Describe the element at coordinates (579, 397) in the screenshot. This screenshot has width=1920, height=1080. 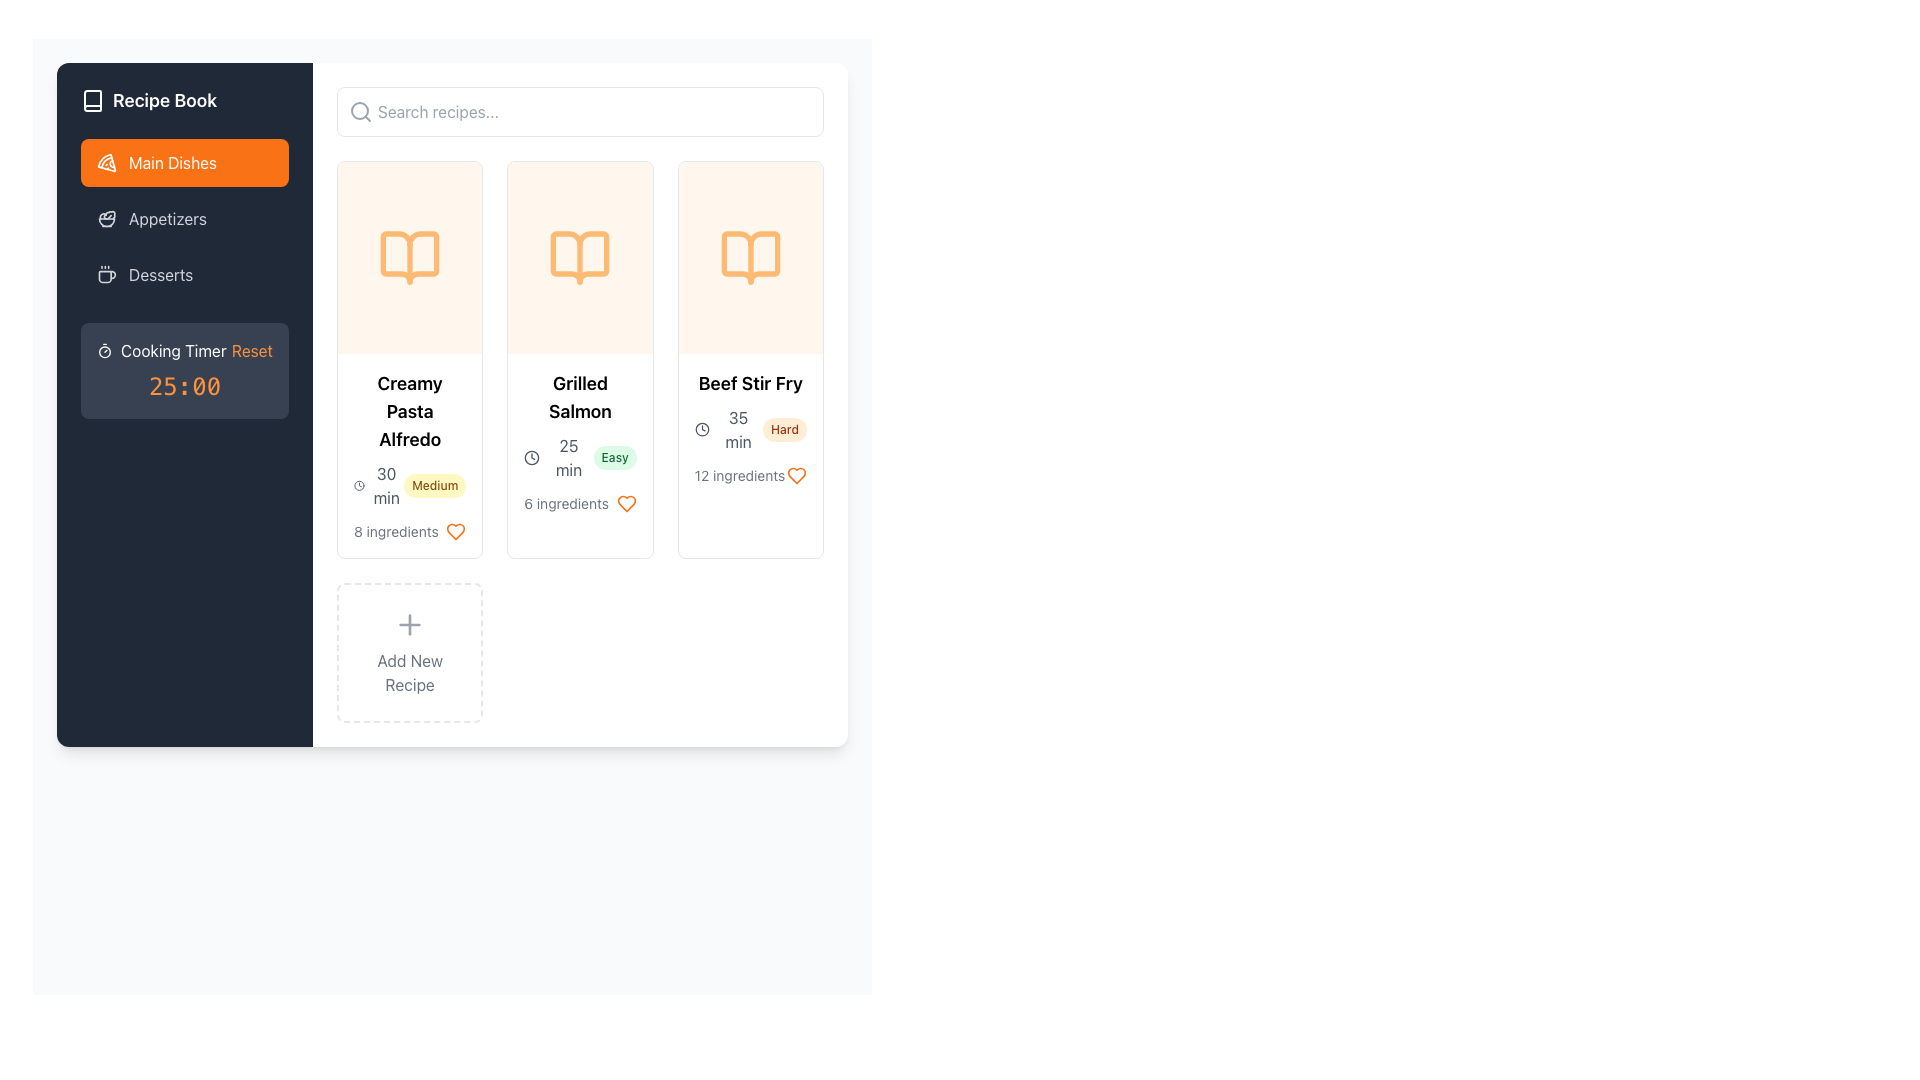
I see `the text label that serves as the title of the recipe in the second card of the vertical recipe list, positioned below an open book icon and above the preparation details` at that location.